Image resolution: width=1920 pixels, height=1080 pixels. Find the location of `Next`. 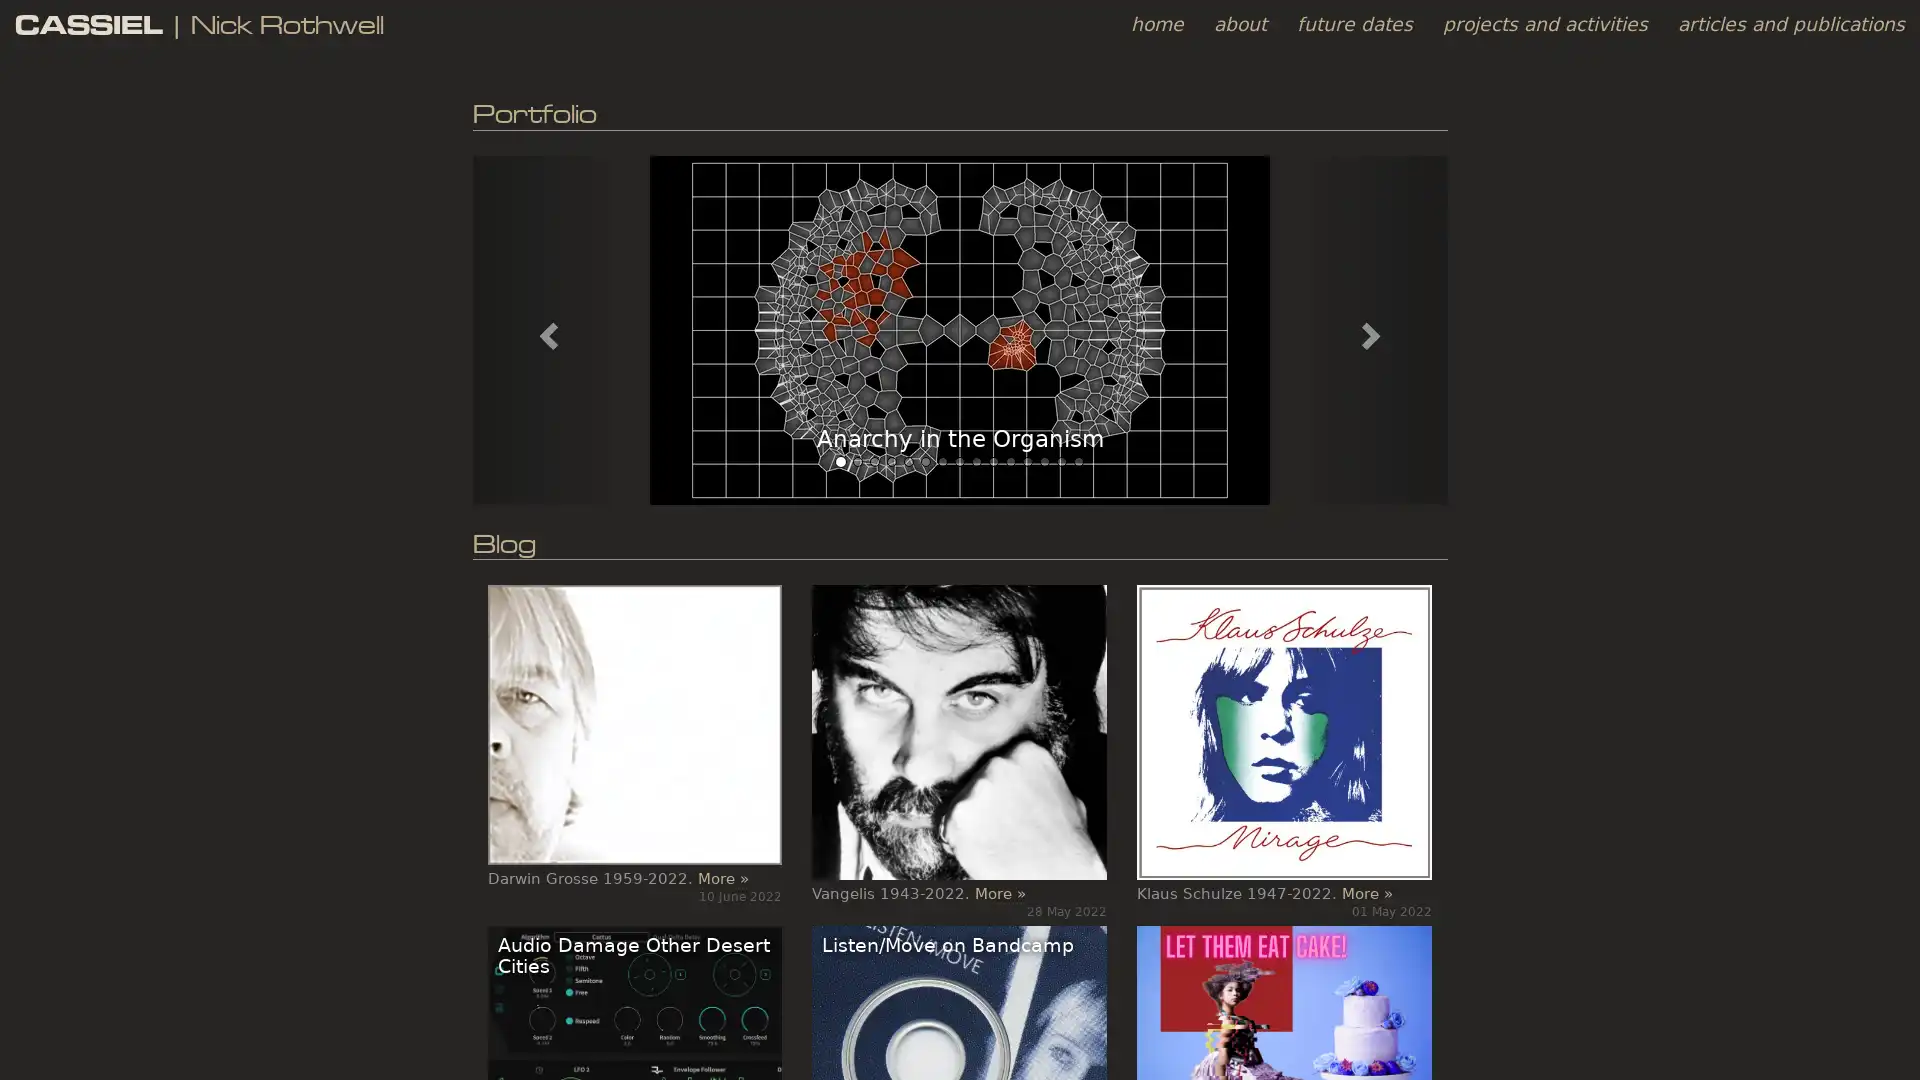

Next is located at coordinates (1372, 329).